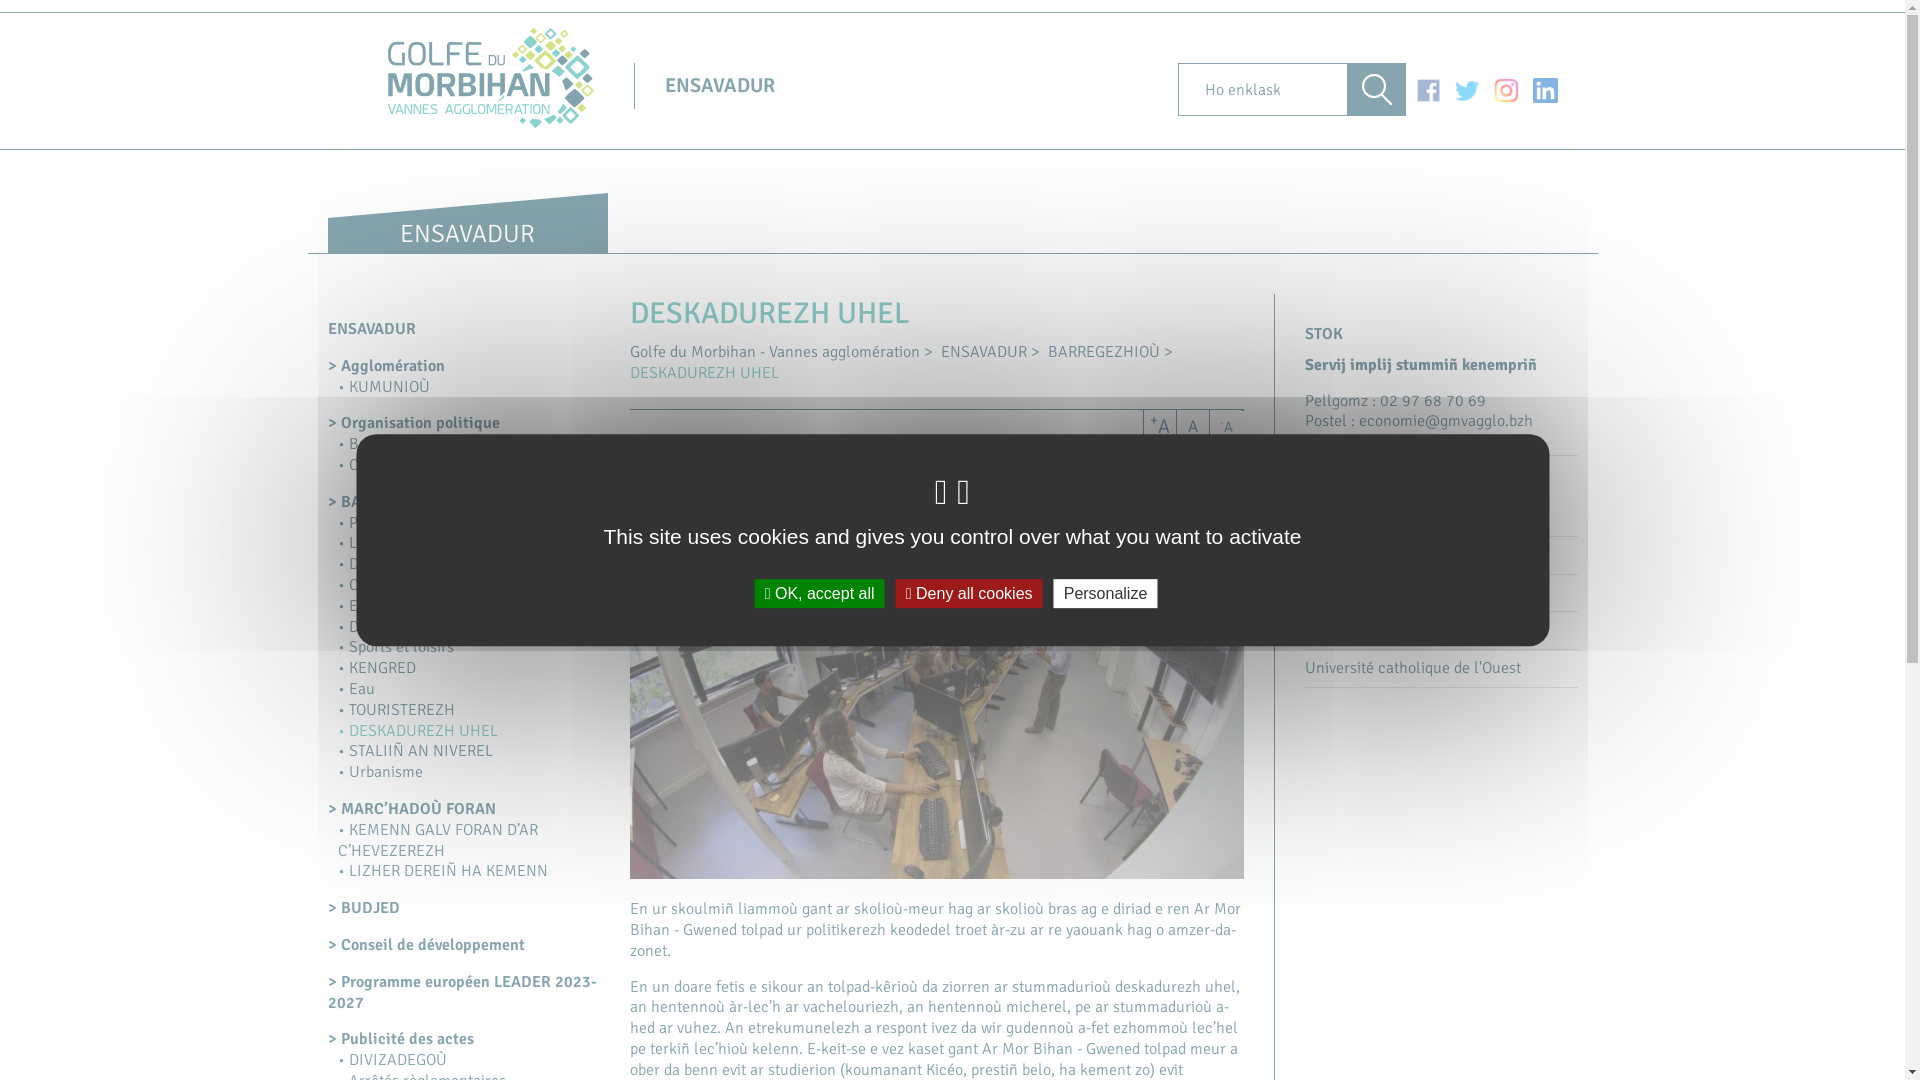 The width and height of the screenshot is (1920, 1080). What do you see at coordinates (1208, 426) in the screenshot?
I see `'-A'` at bounding box center [1208, 426].